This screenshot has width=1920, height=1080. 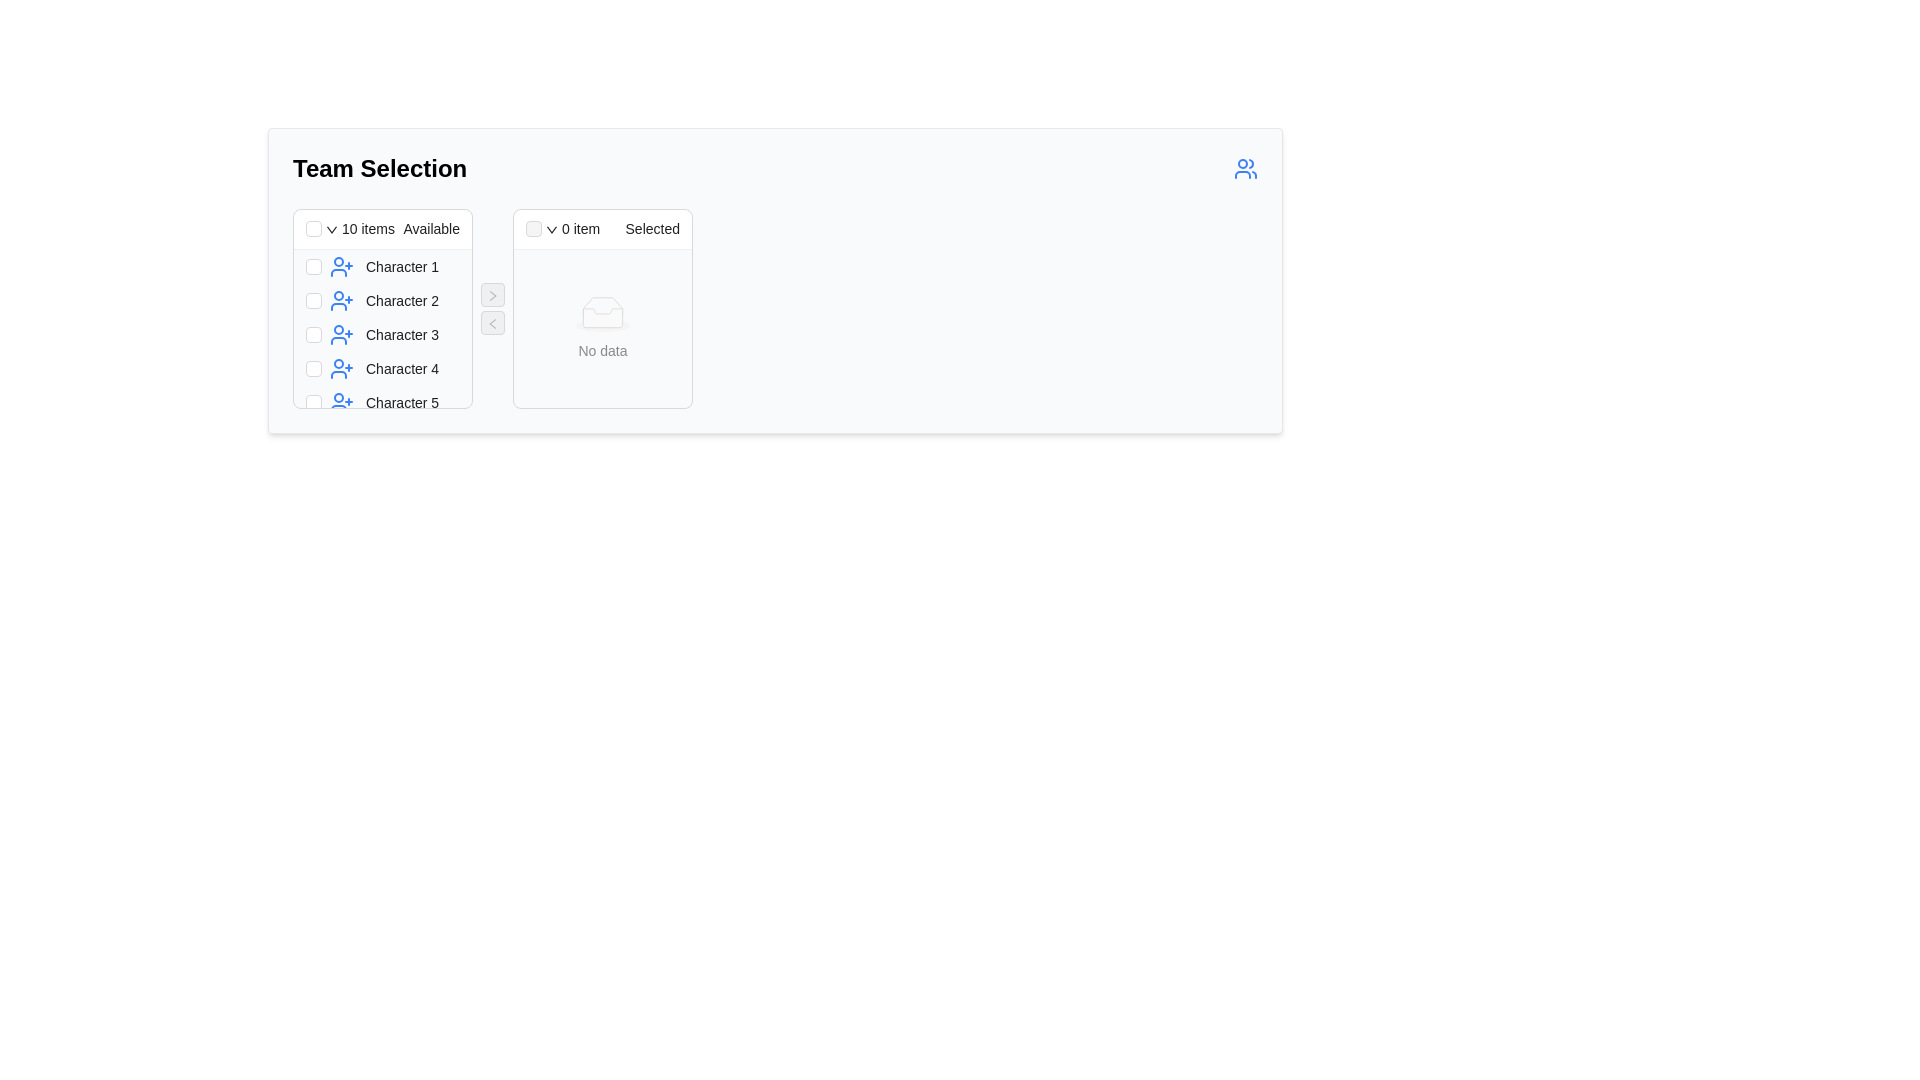 What do you see at coordinates (383, 229) in the screenshot?
I see `the header of the transfer list, which includes an integrated checkbox and dropdown` at bounding box center [383, 229].